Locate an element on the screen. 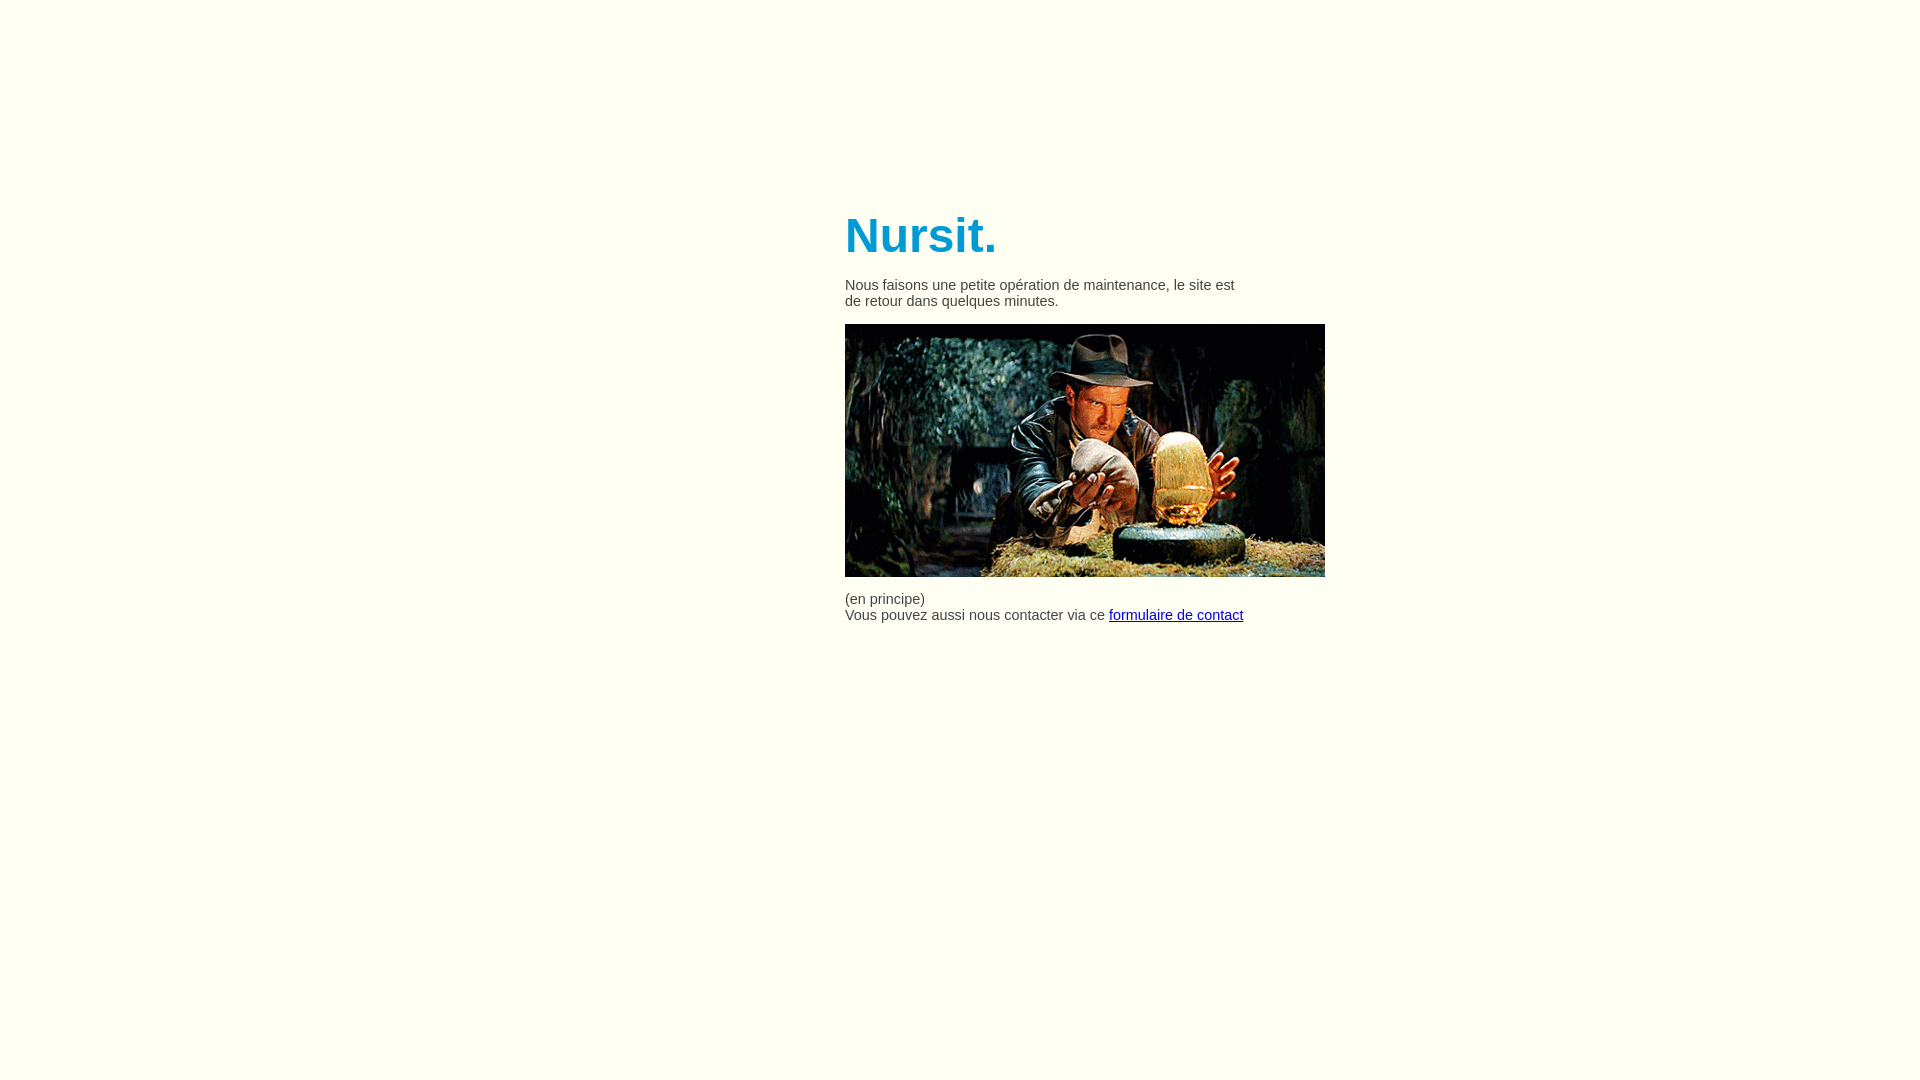 The width and height of the screenshot is (1920, 1080). 'formulaire de contact' is located at coordinates (1176, 613).